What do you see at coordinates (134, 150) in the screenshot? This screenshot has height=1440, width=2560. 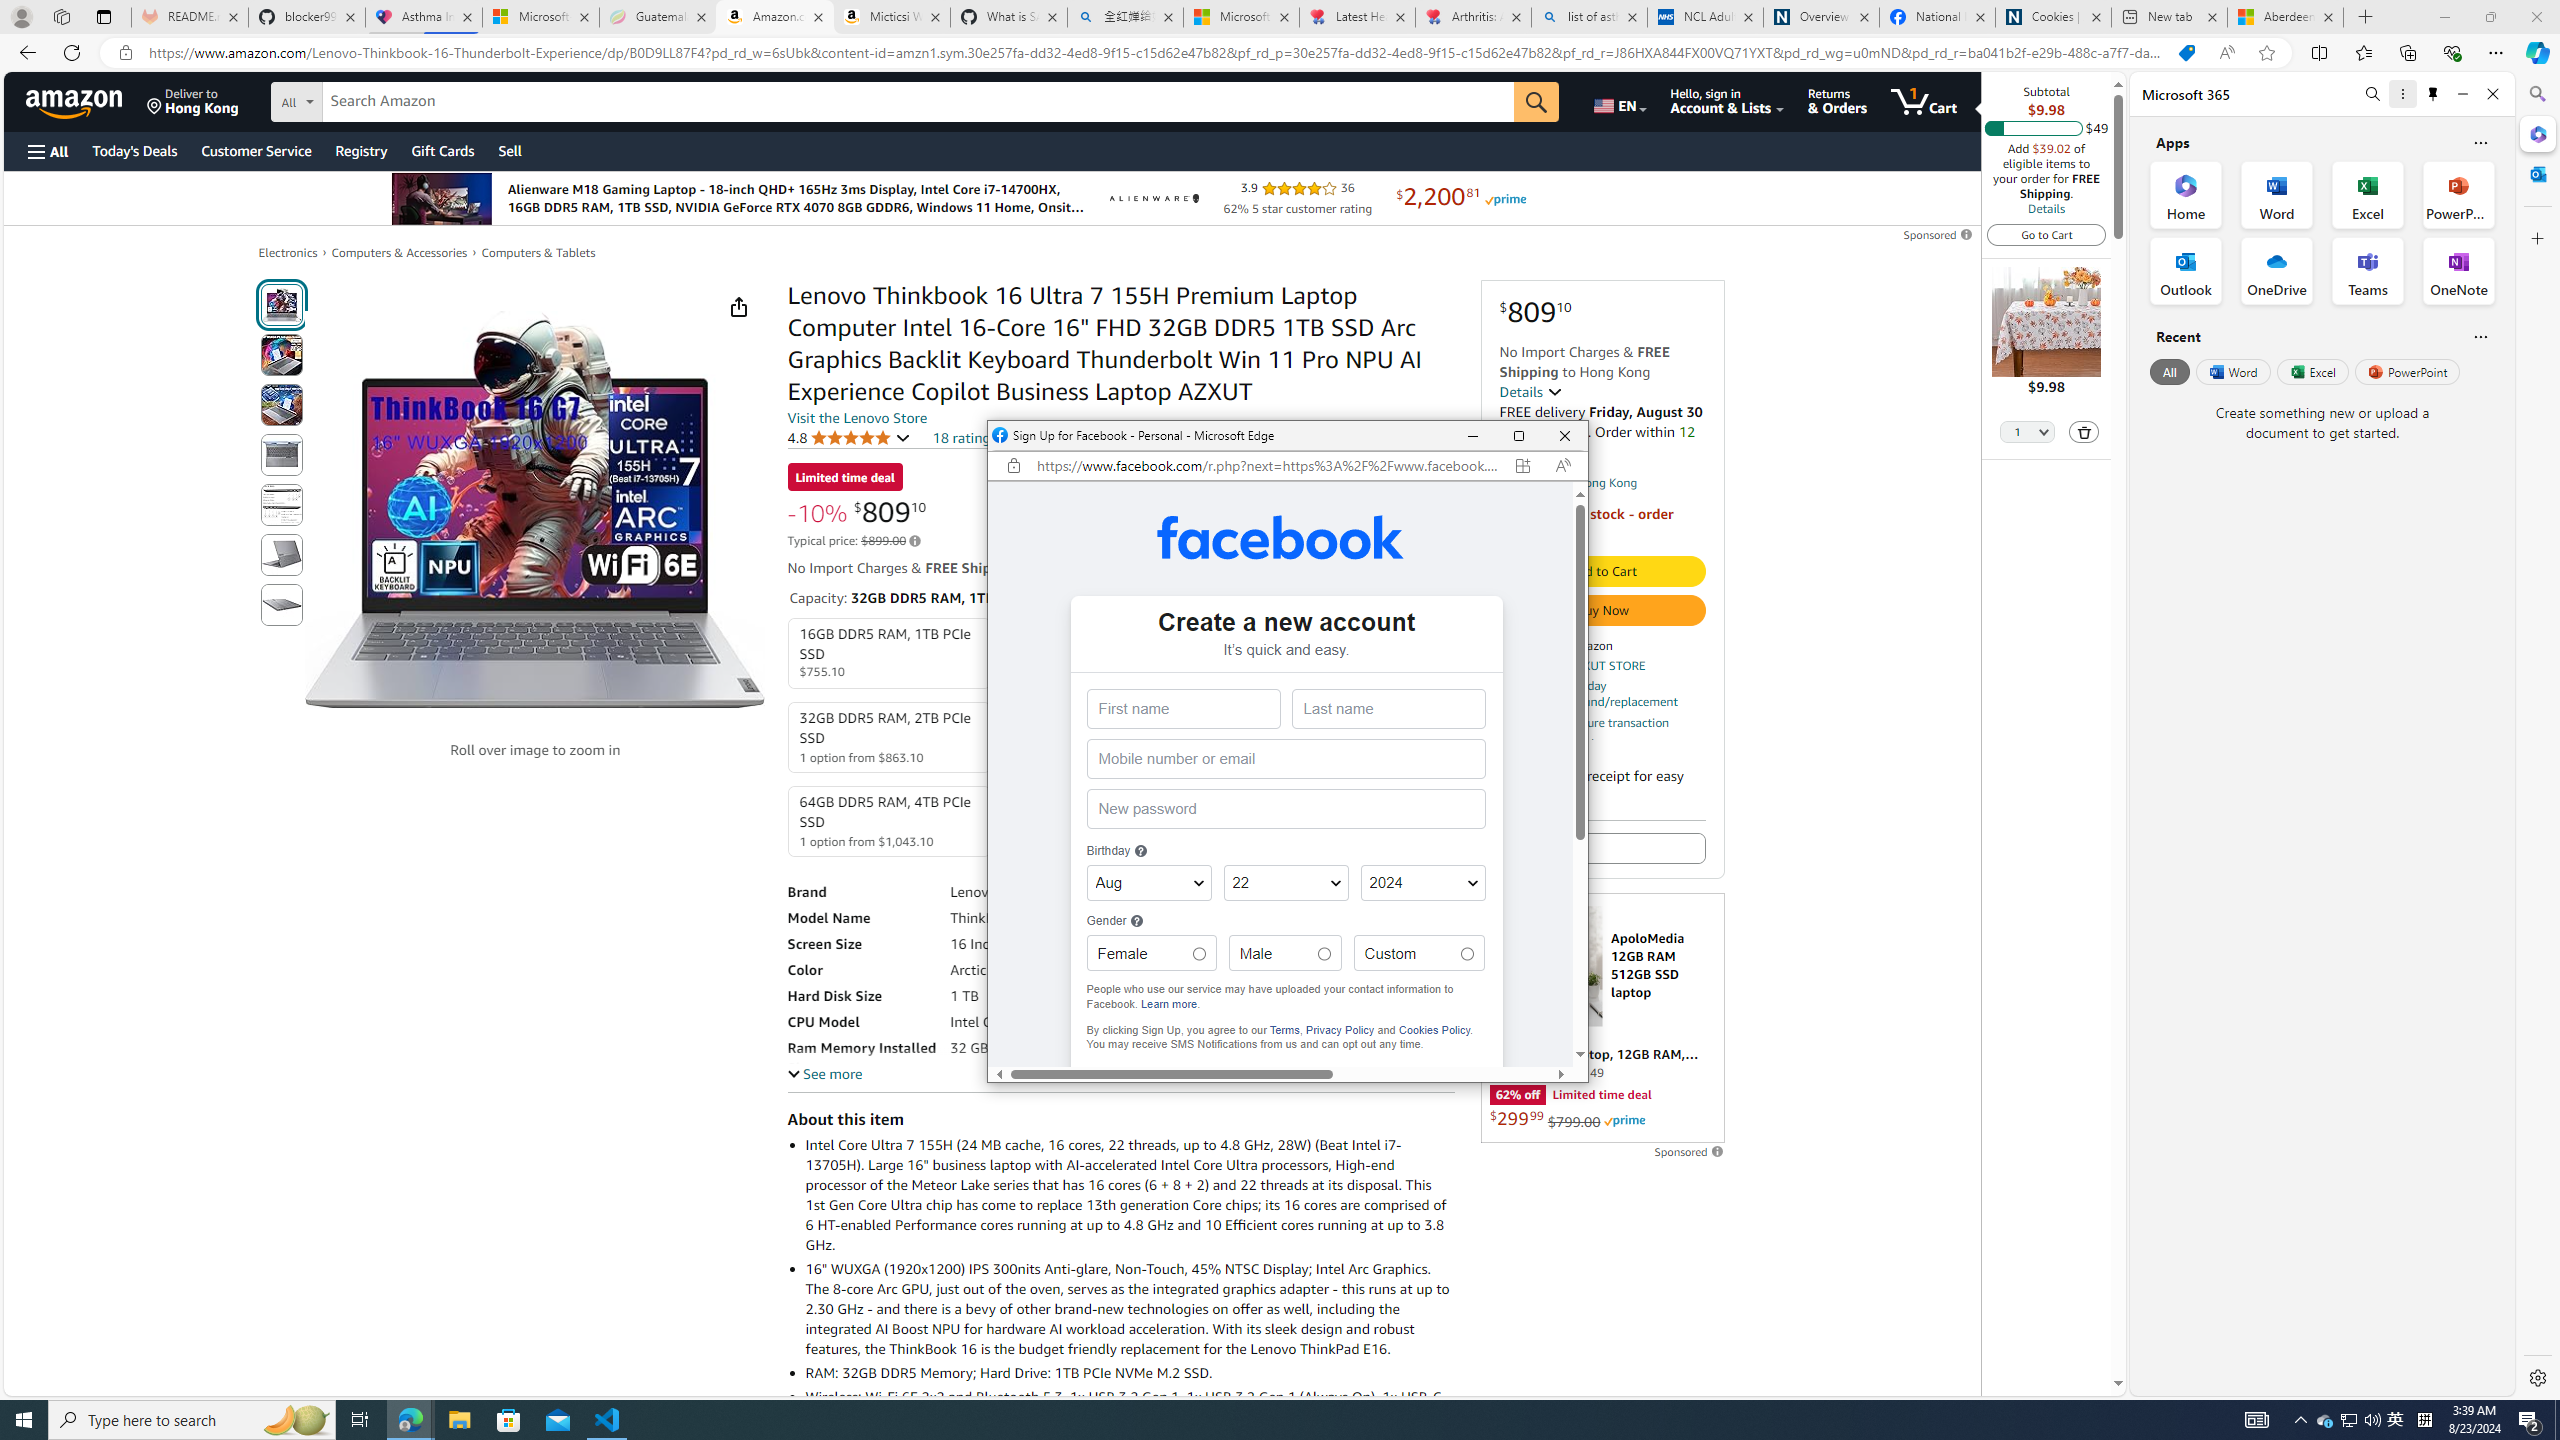 I see `'Today'` at bounding box center [134, 150].